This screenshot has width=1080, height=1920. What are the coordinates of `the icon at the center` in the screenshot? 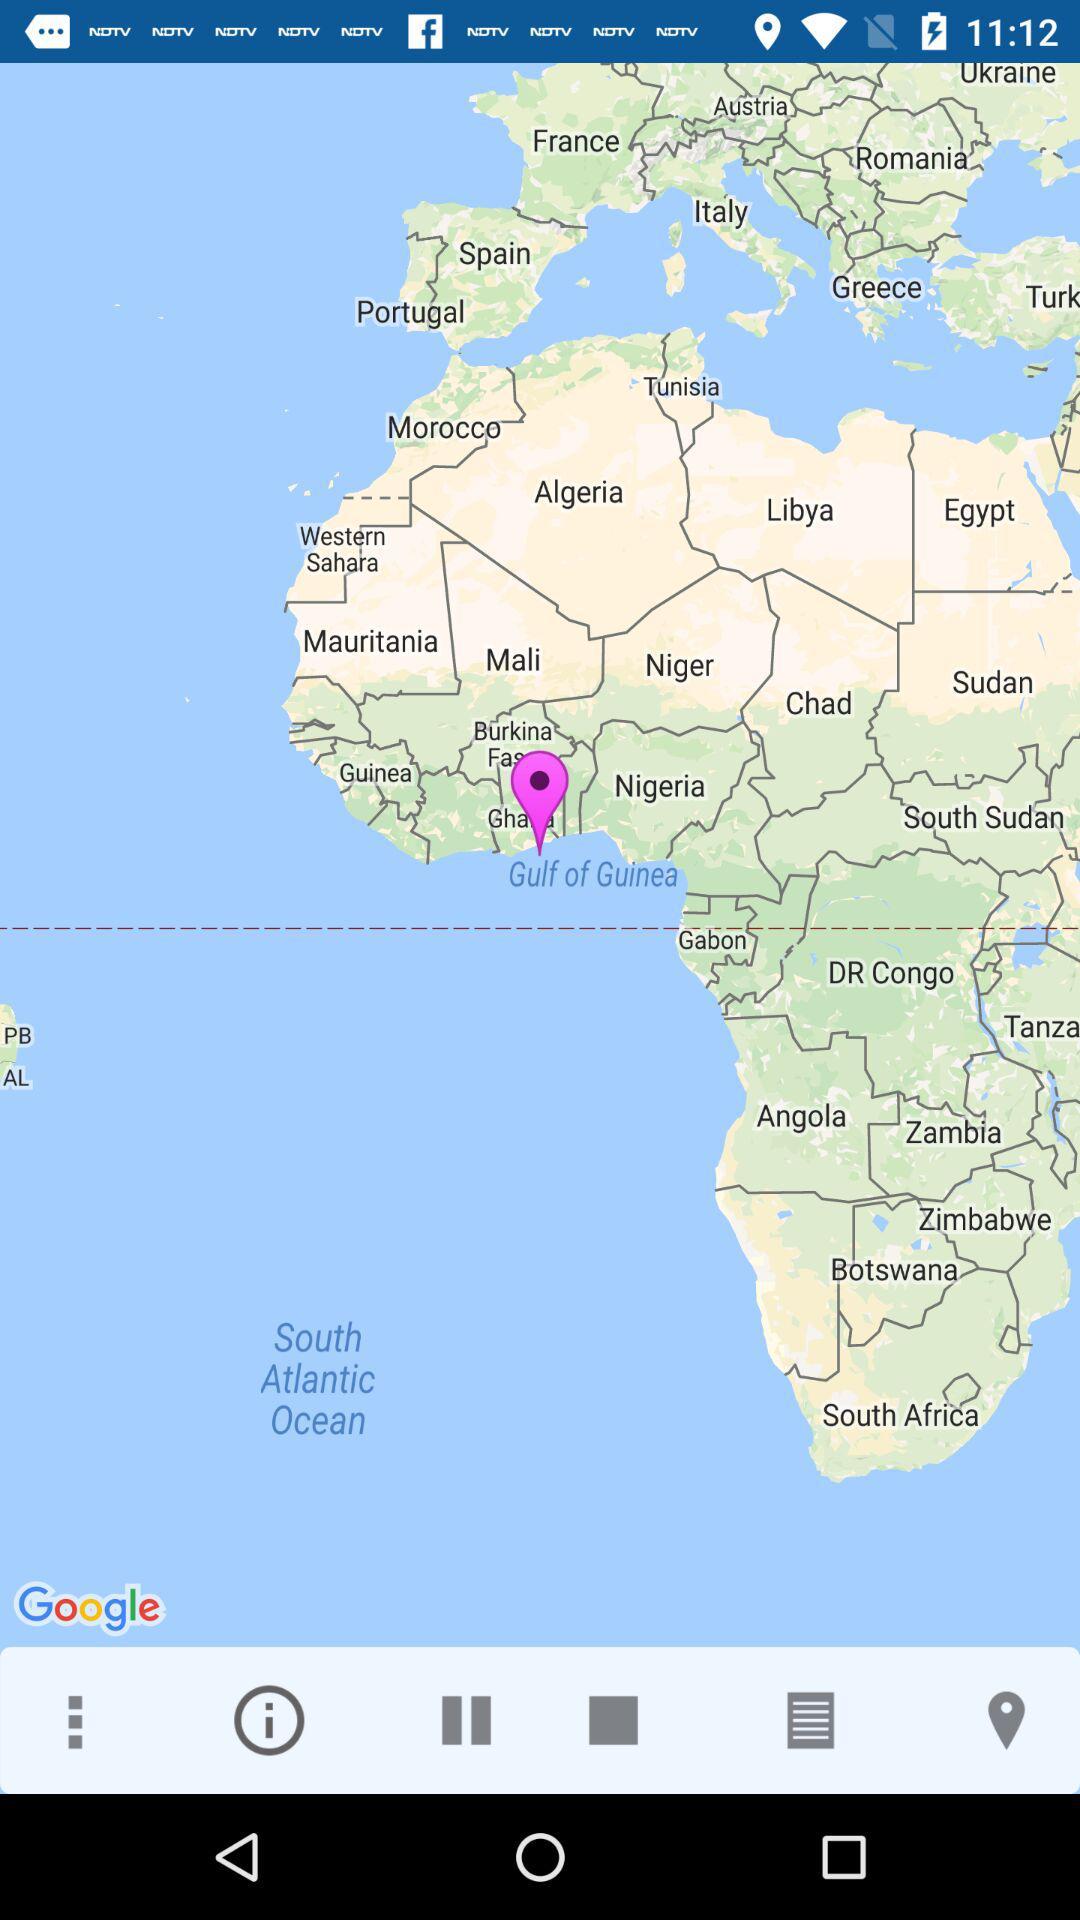 It's located at (540, 927).